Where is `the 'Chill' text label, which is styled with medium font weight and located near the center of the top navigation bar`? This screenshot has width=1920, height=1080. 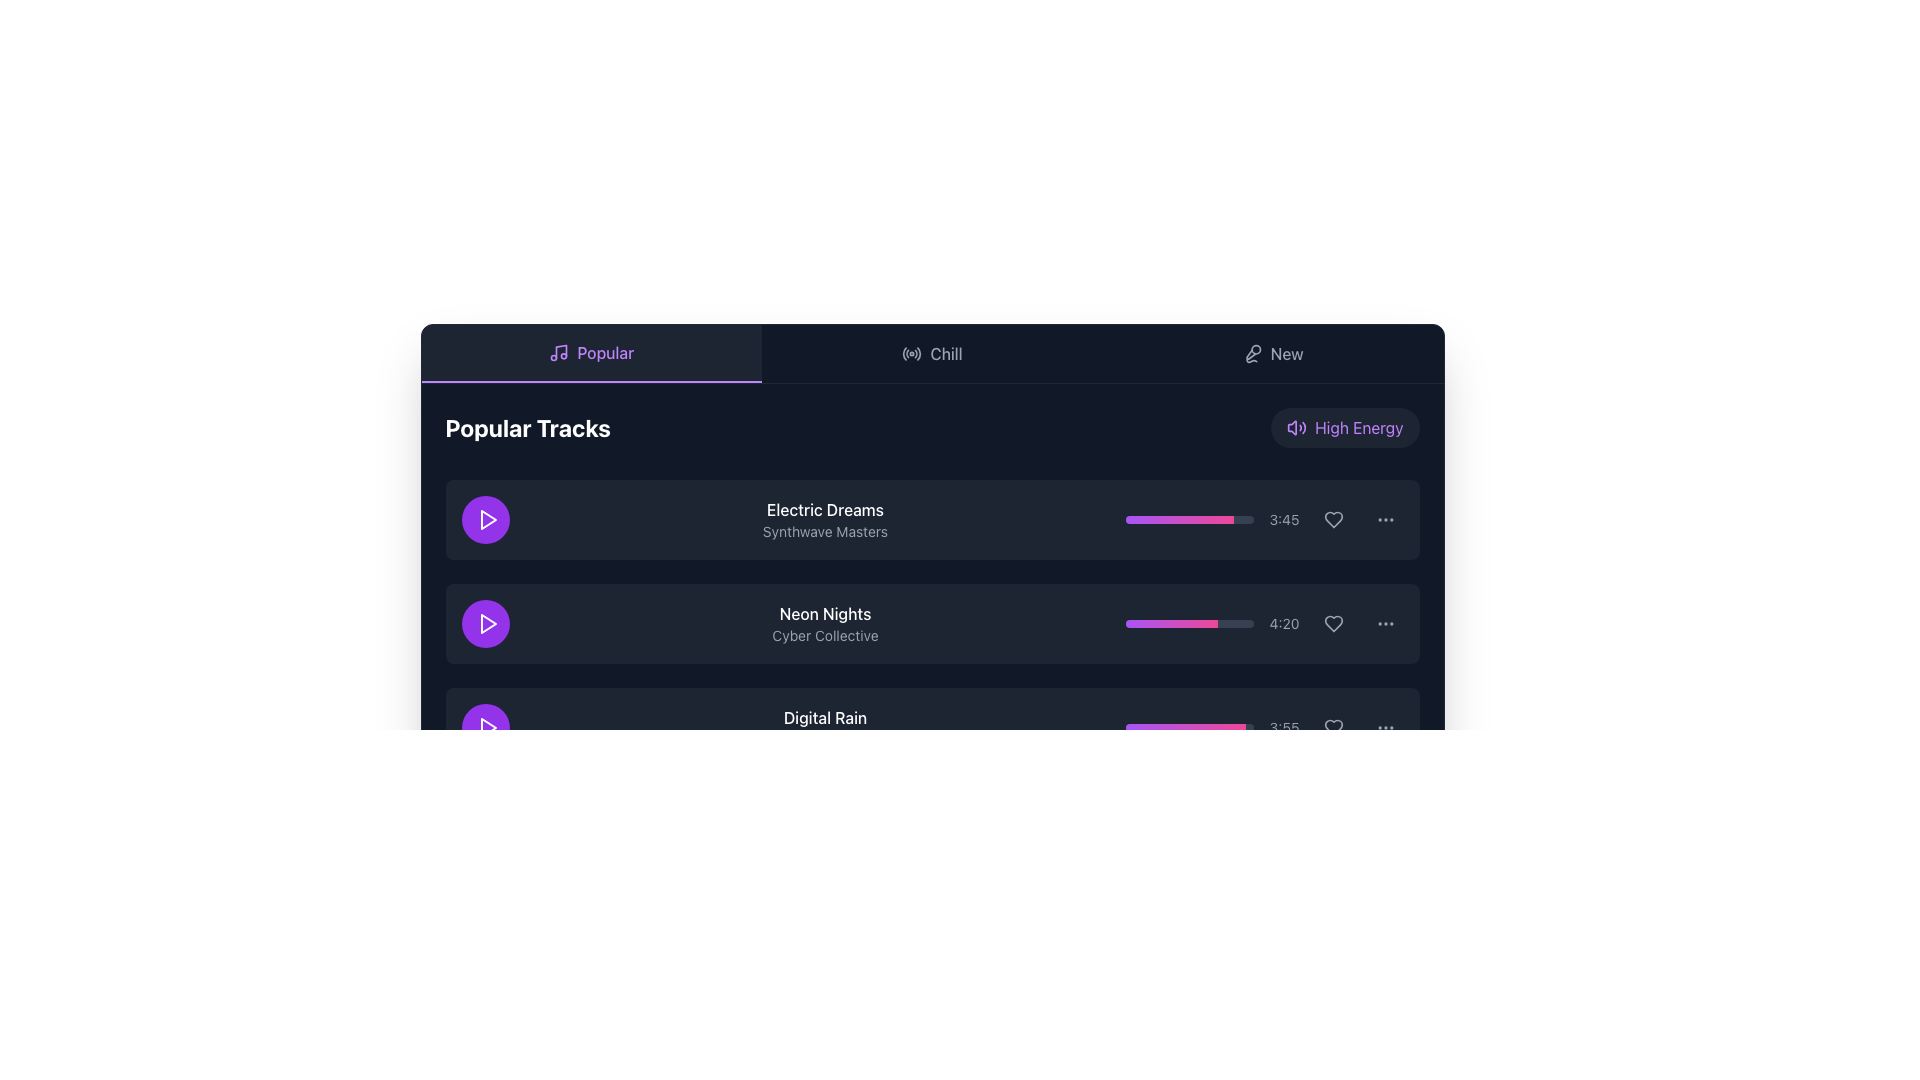 the 'Chill' text label, which is styled with medium font weight and located near the center of the top navigation bar is located at coordinates (945, 353).